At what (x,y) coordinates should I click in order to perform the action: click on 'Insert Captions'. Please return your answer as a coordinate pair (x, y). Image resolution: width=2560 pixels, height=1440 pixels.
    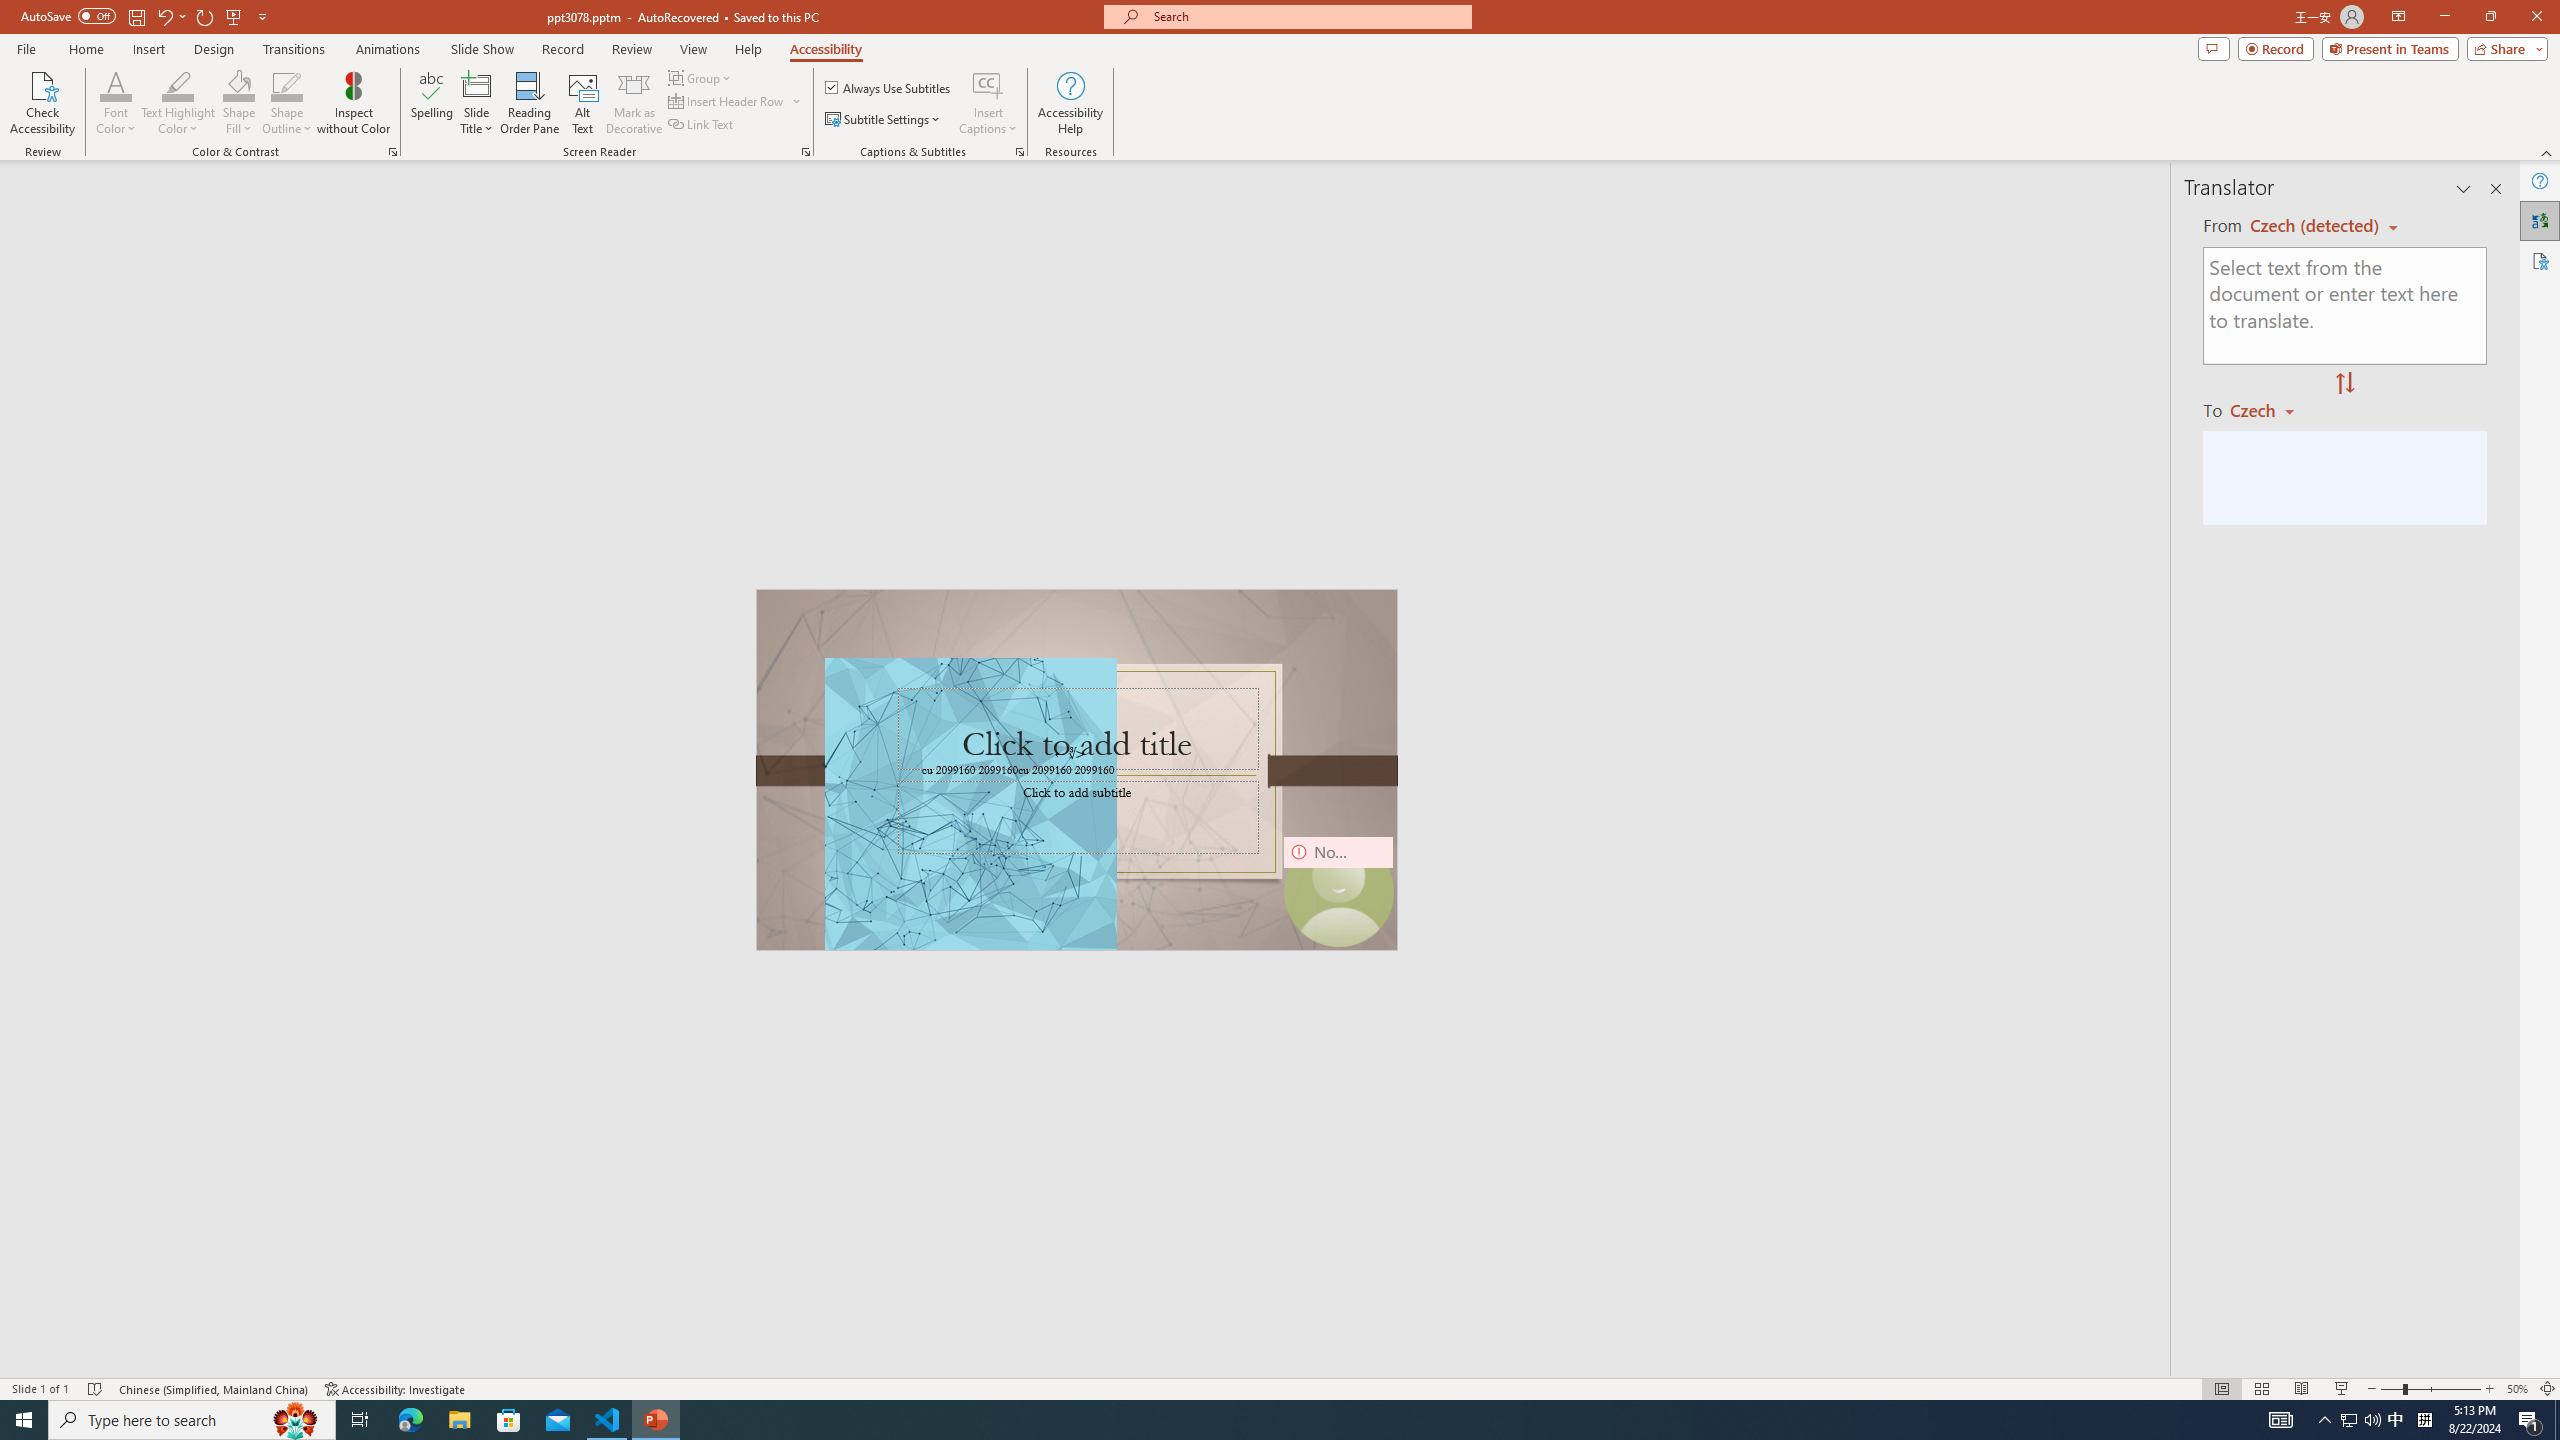
    Looking at the image, I should click on (987, 84).